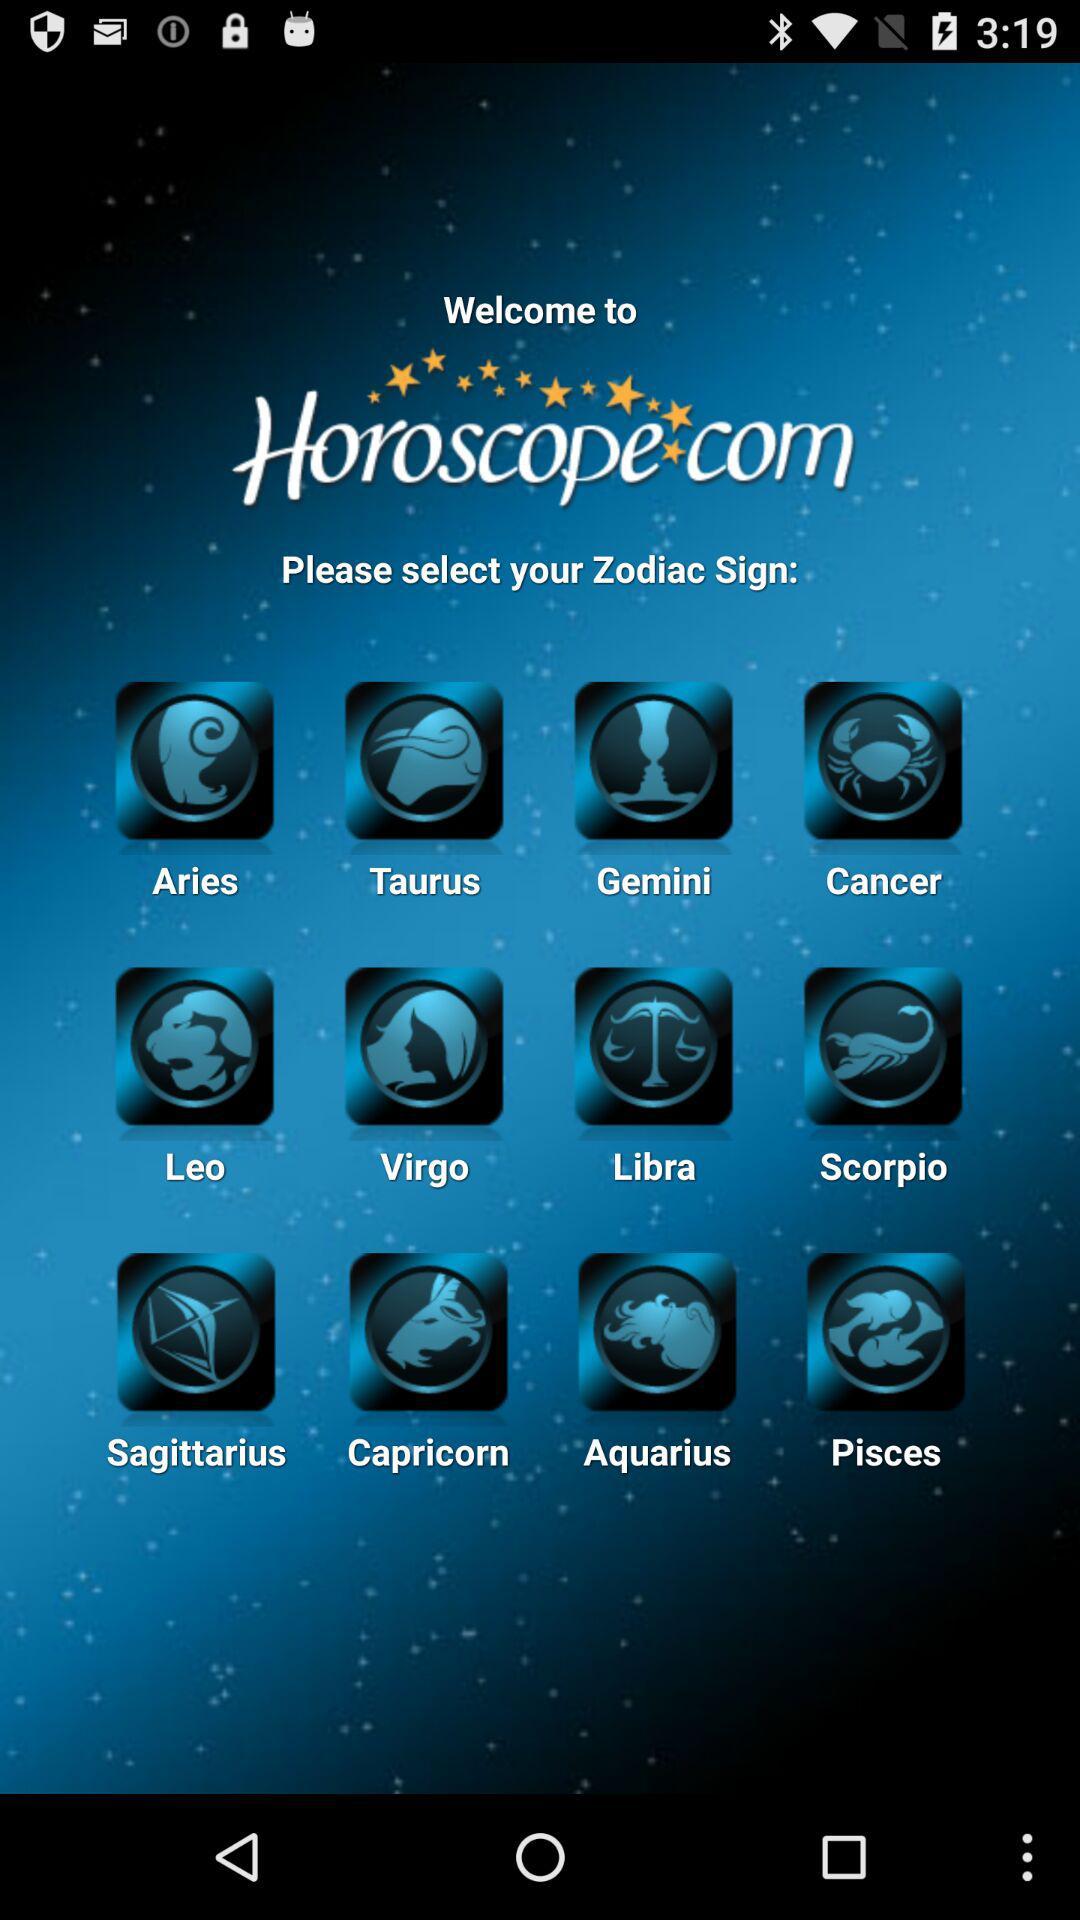 The width and height of the screenshot is (1080, 1920). I want to click on aquarium button, so click(657, 1329).